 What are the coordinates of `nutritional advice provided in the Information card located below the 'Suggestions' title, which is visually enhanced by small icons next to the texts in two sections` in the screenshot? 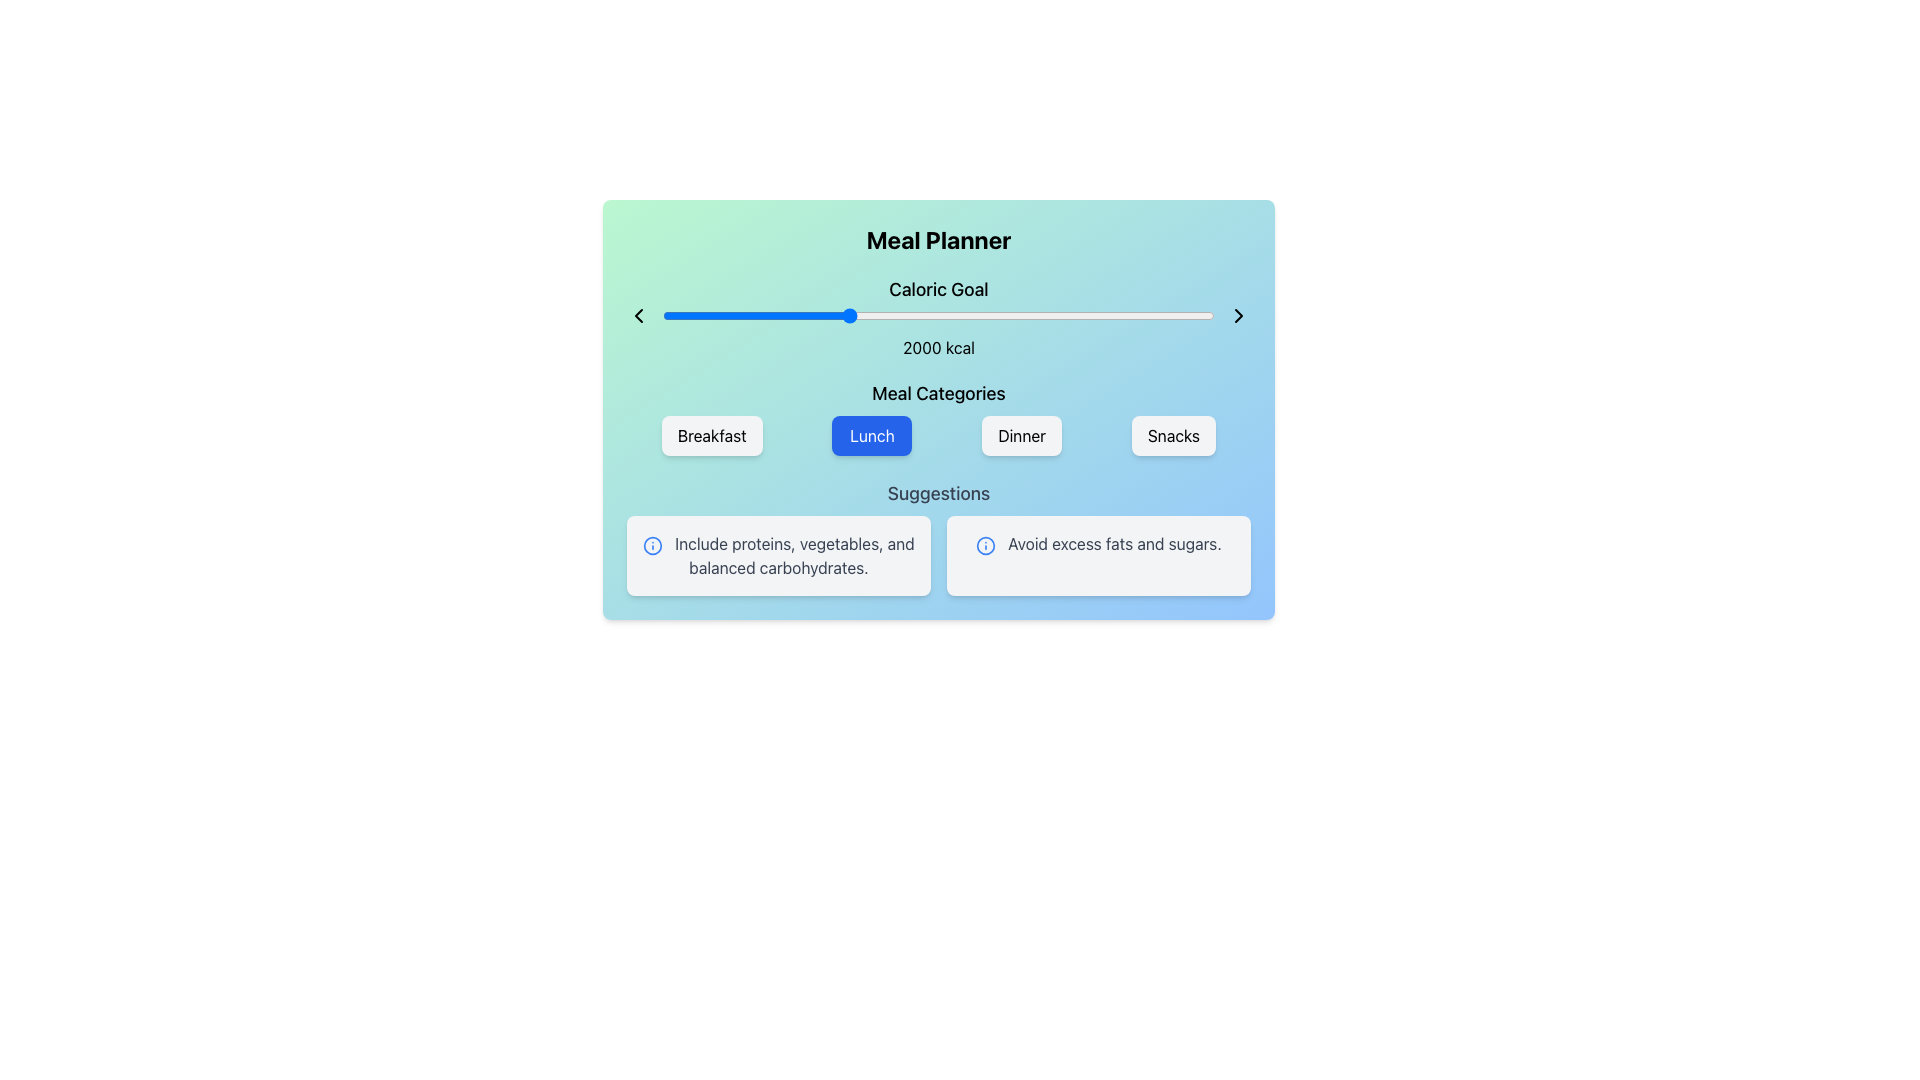 It's located at (938, 555).